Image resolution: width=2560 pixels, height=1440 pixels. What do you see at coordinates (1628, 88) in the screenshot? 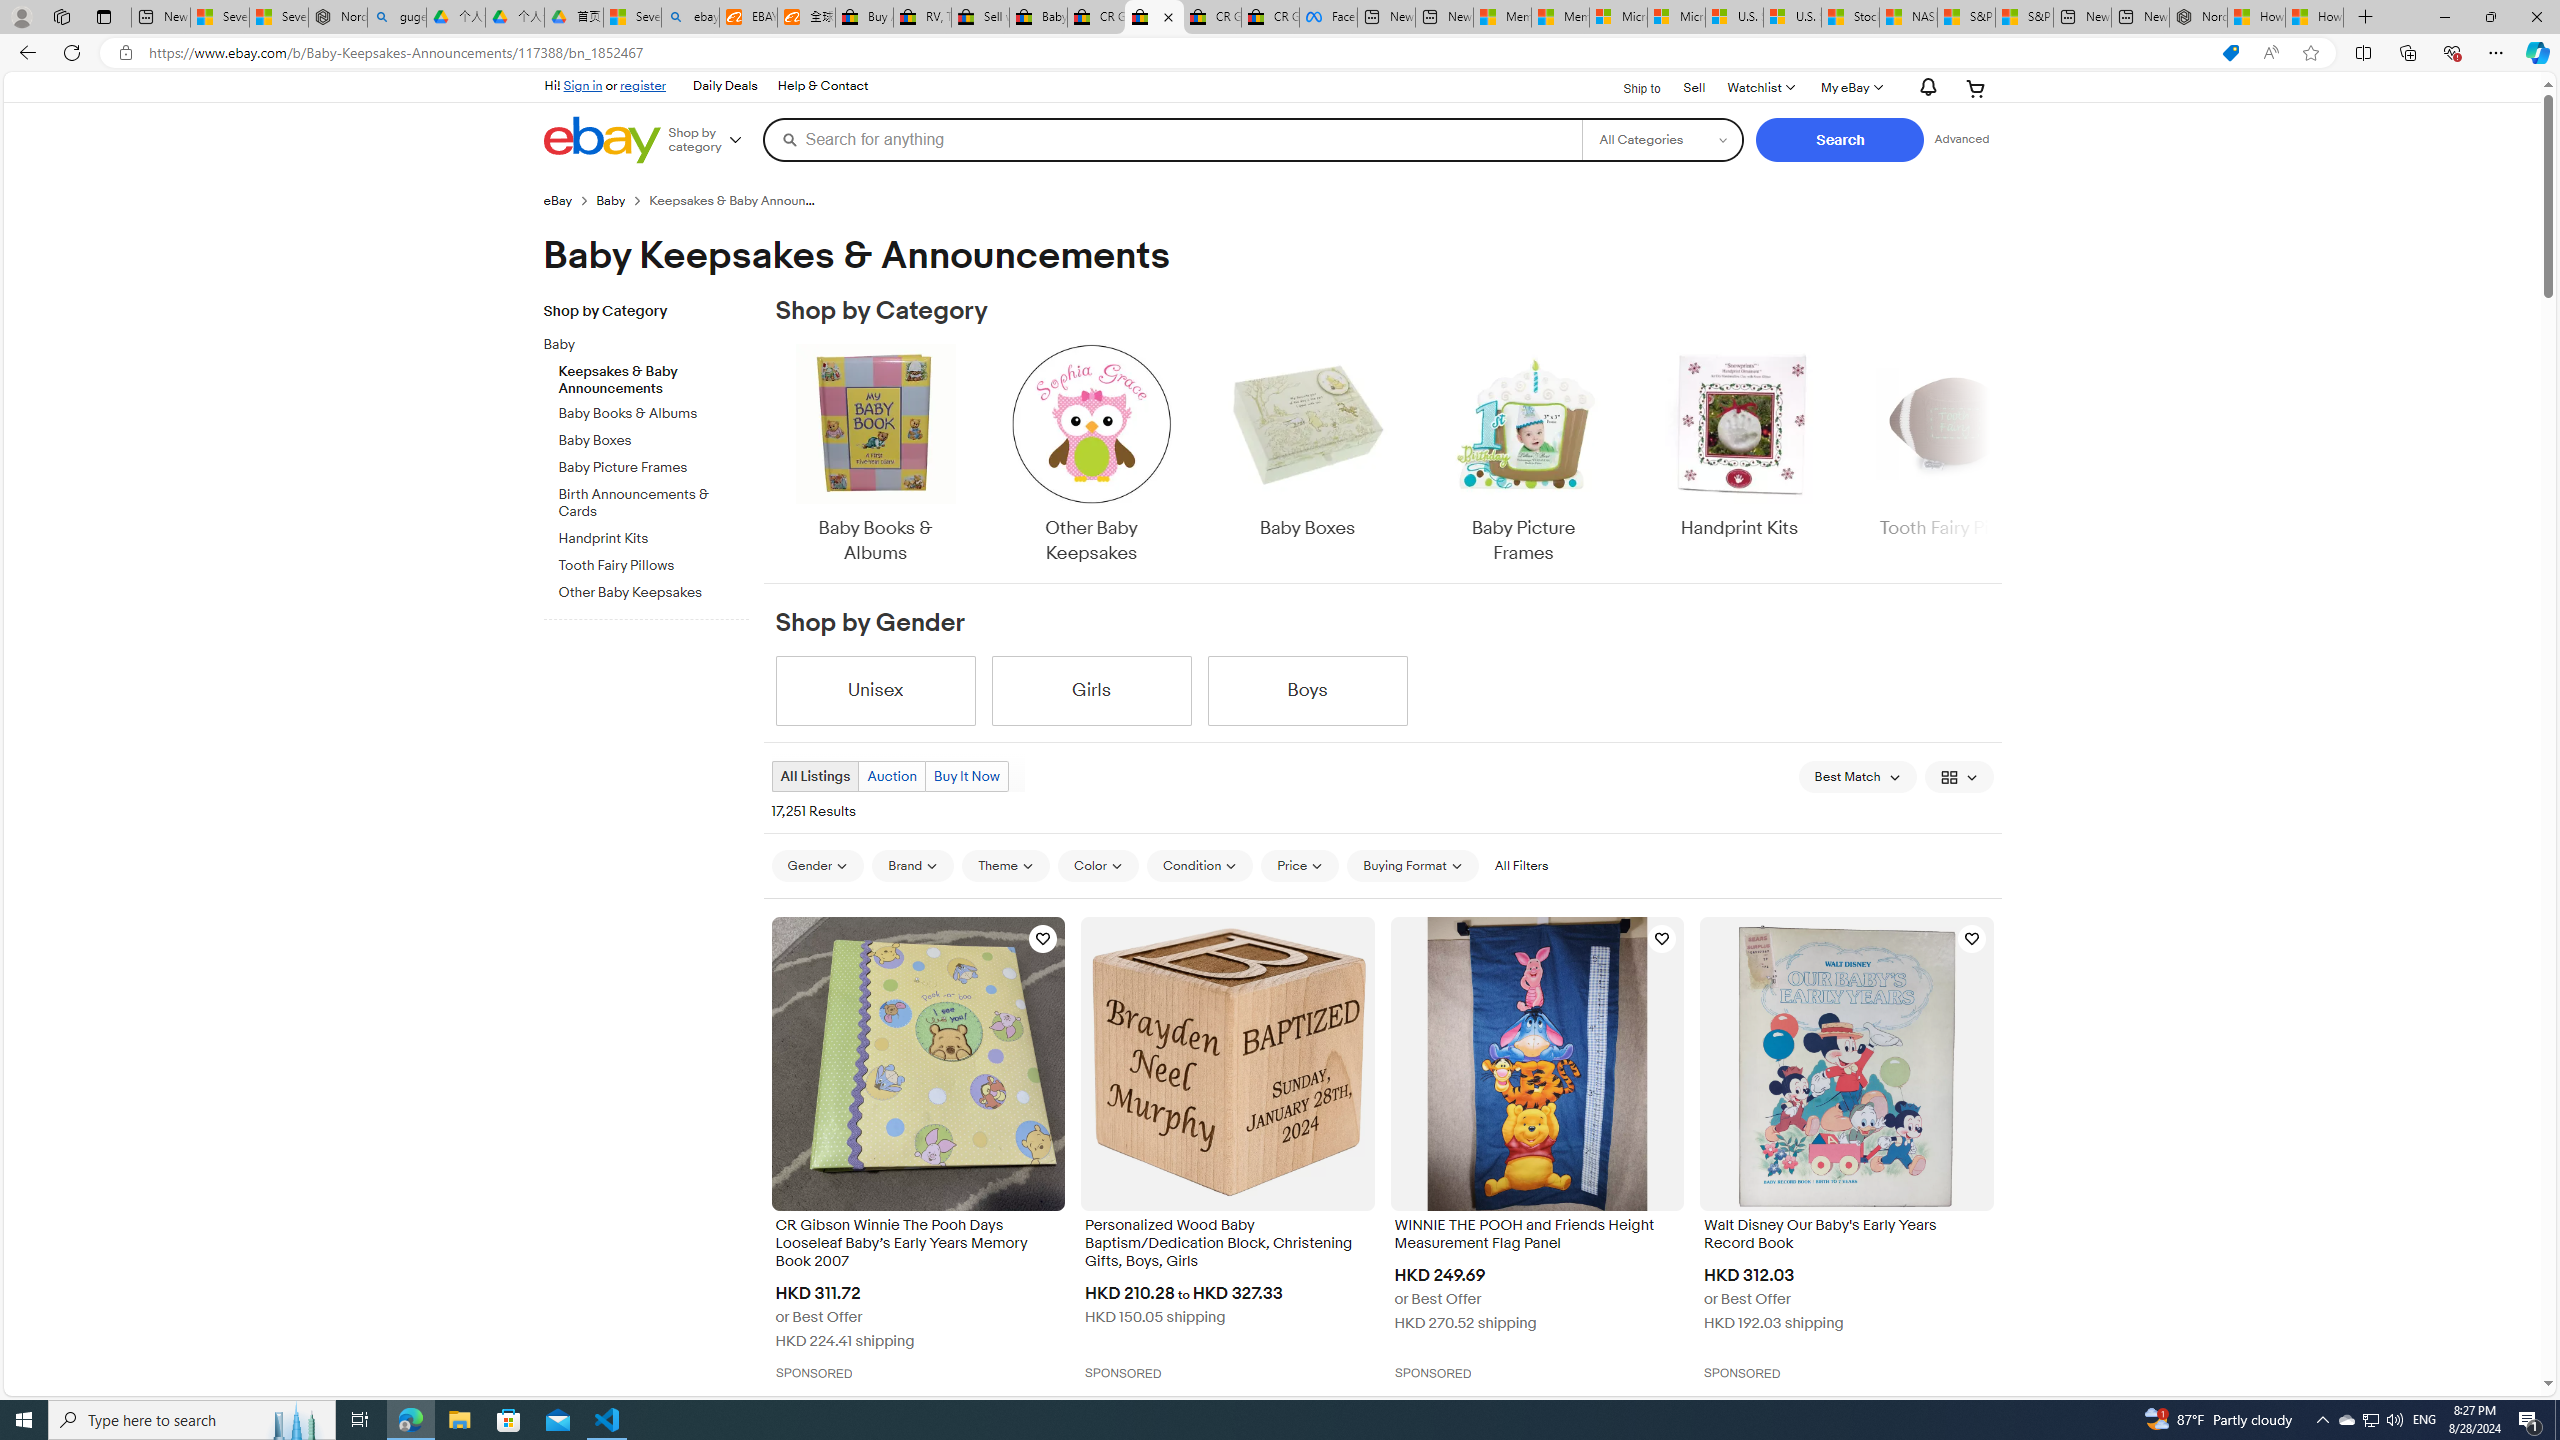
I see `'Ship to'` at bounding box center [1628, 88].